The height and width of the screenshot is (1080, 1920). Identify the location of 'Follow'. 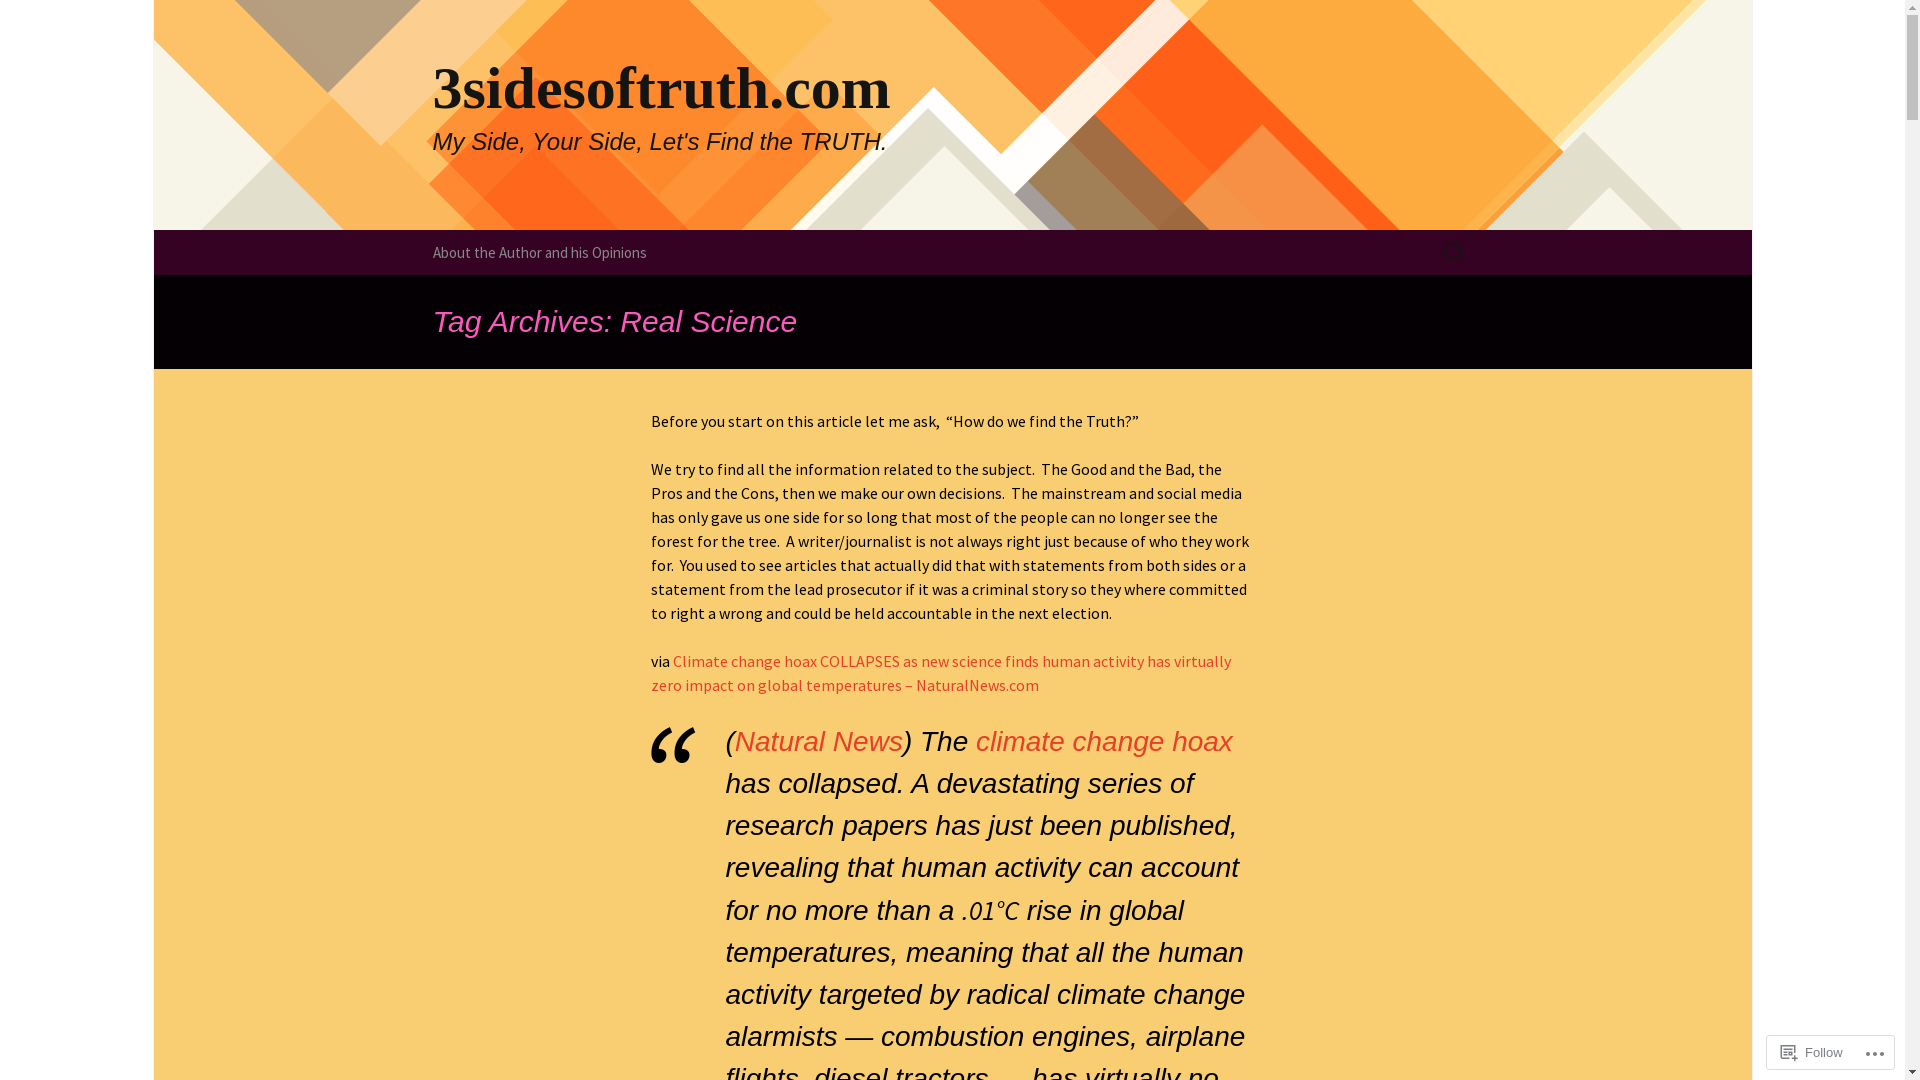
(1812, 1051).